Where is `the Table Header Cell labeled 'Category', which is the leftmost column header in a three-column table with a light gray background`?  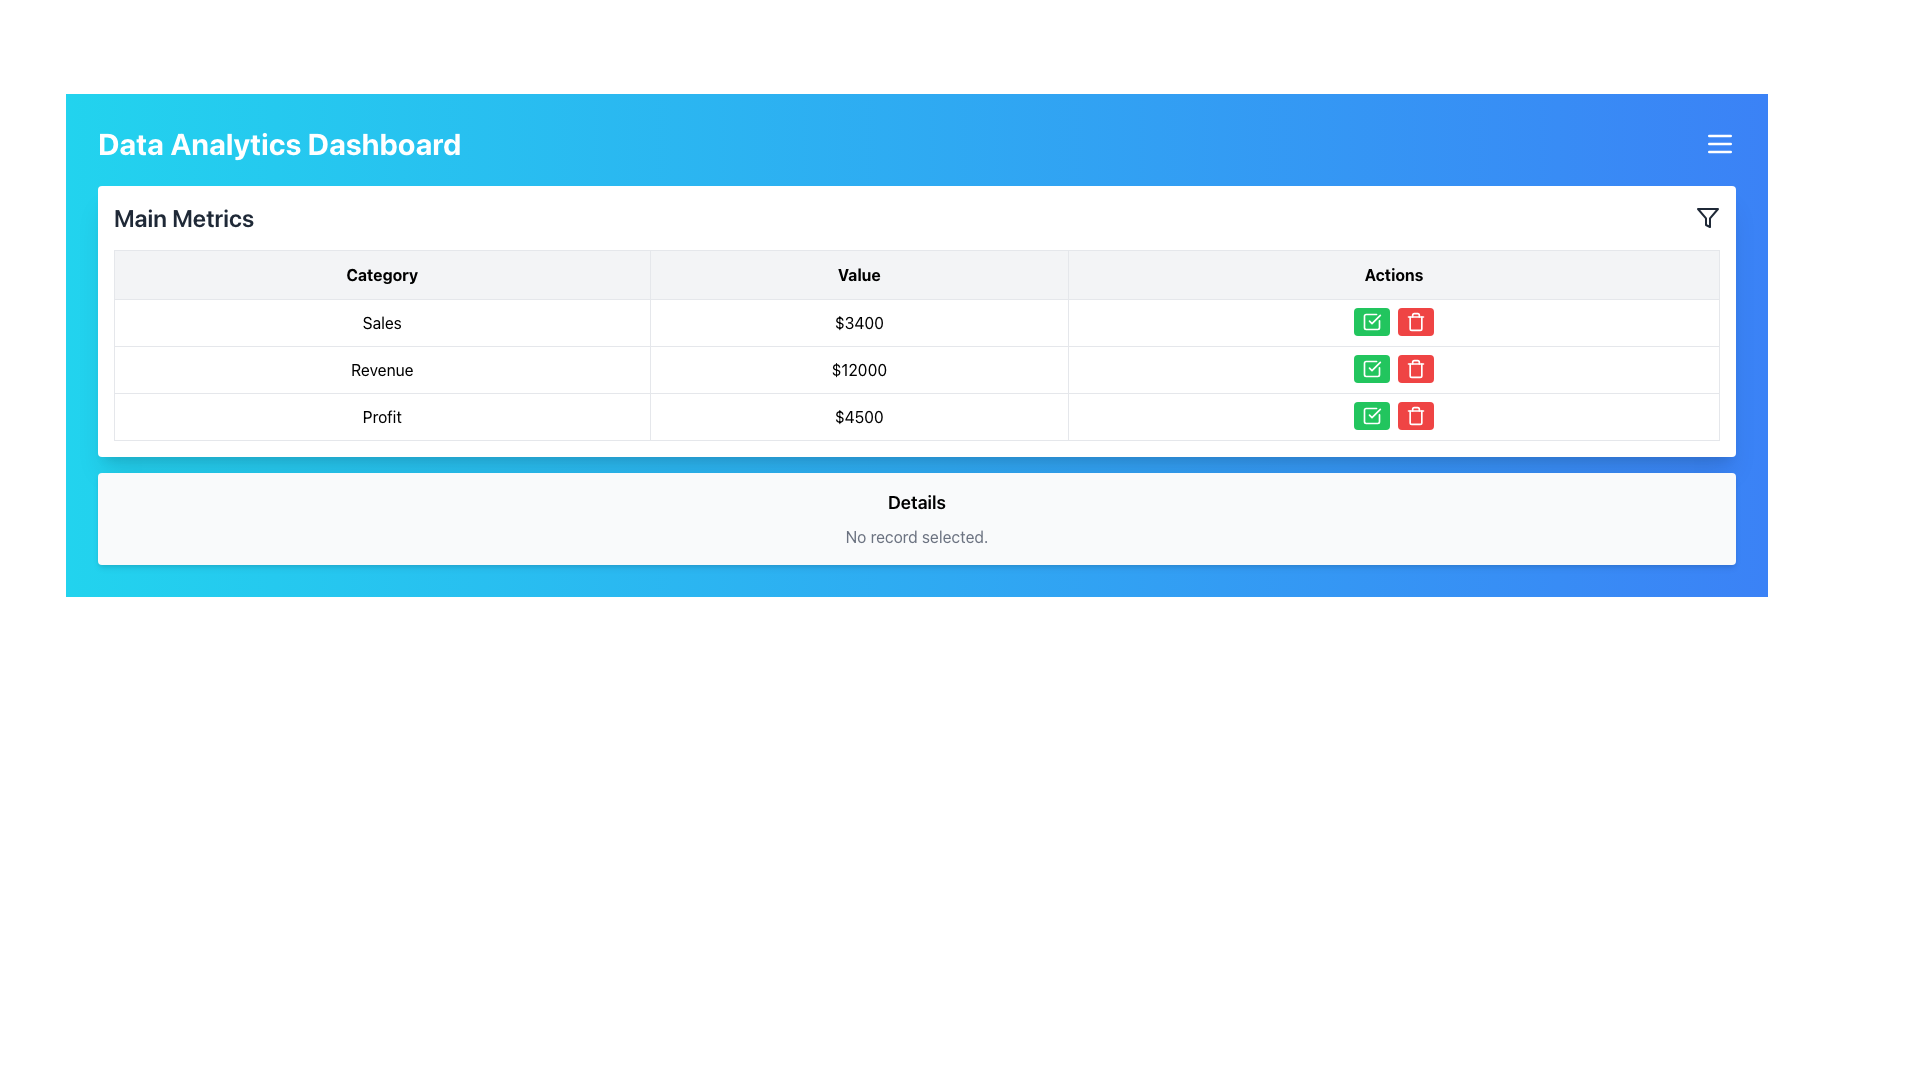
the Table Header Cell labeled 'Category', which is the leftmost column header in a three-column table with a light gray background is located at coordinates (382, 274).